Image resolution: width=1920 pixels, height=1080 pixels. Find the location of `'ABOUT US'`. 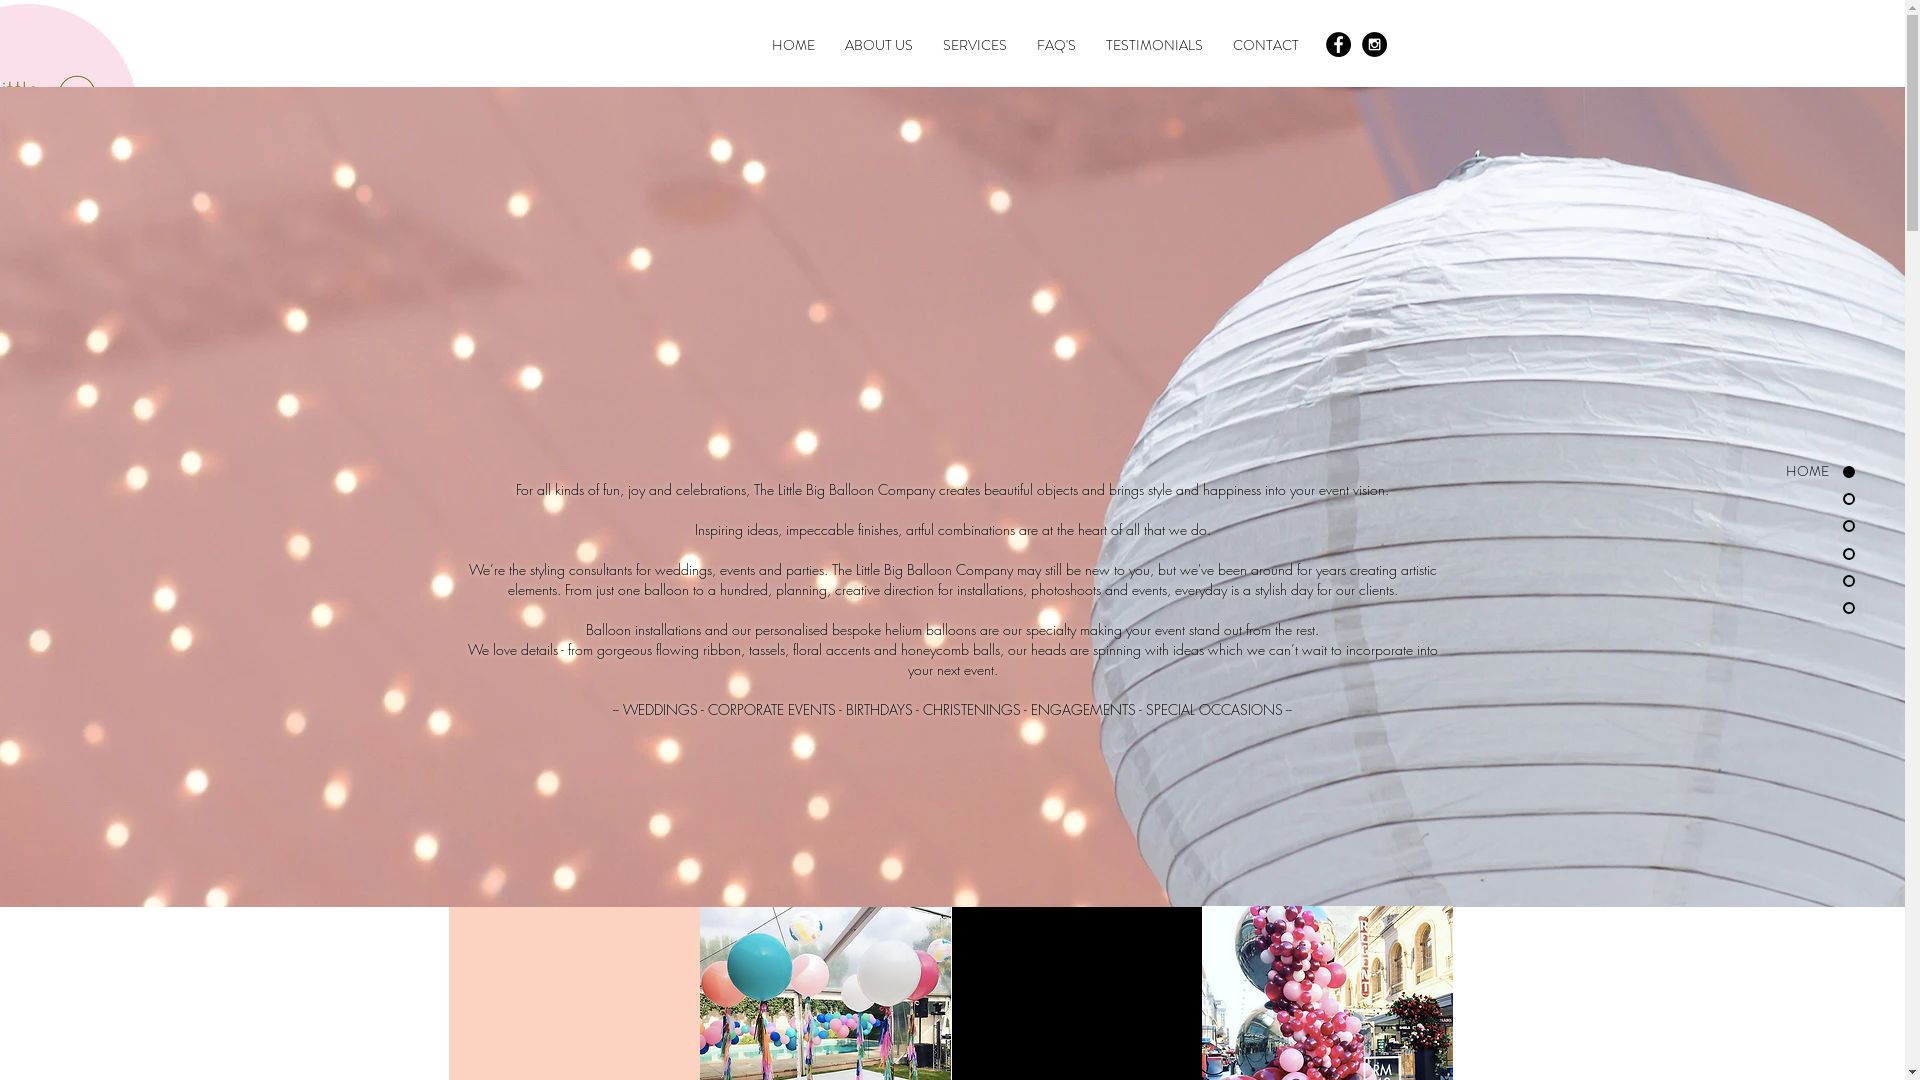

'ABOUT US' is located at coordinates (878, 45).